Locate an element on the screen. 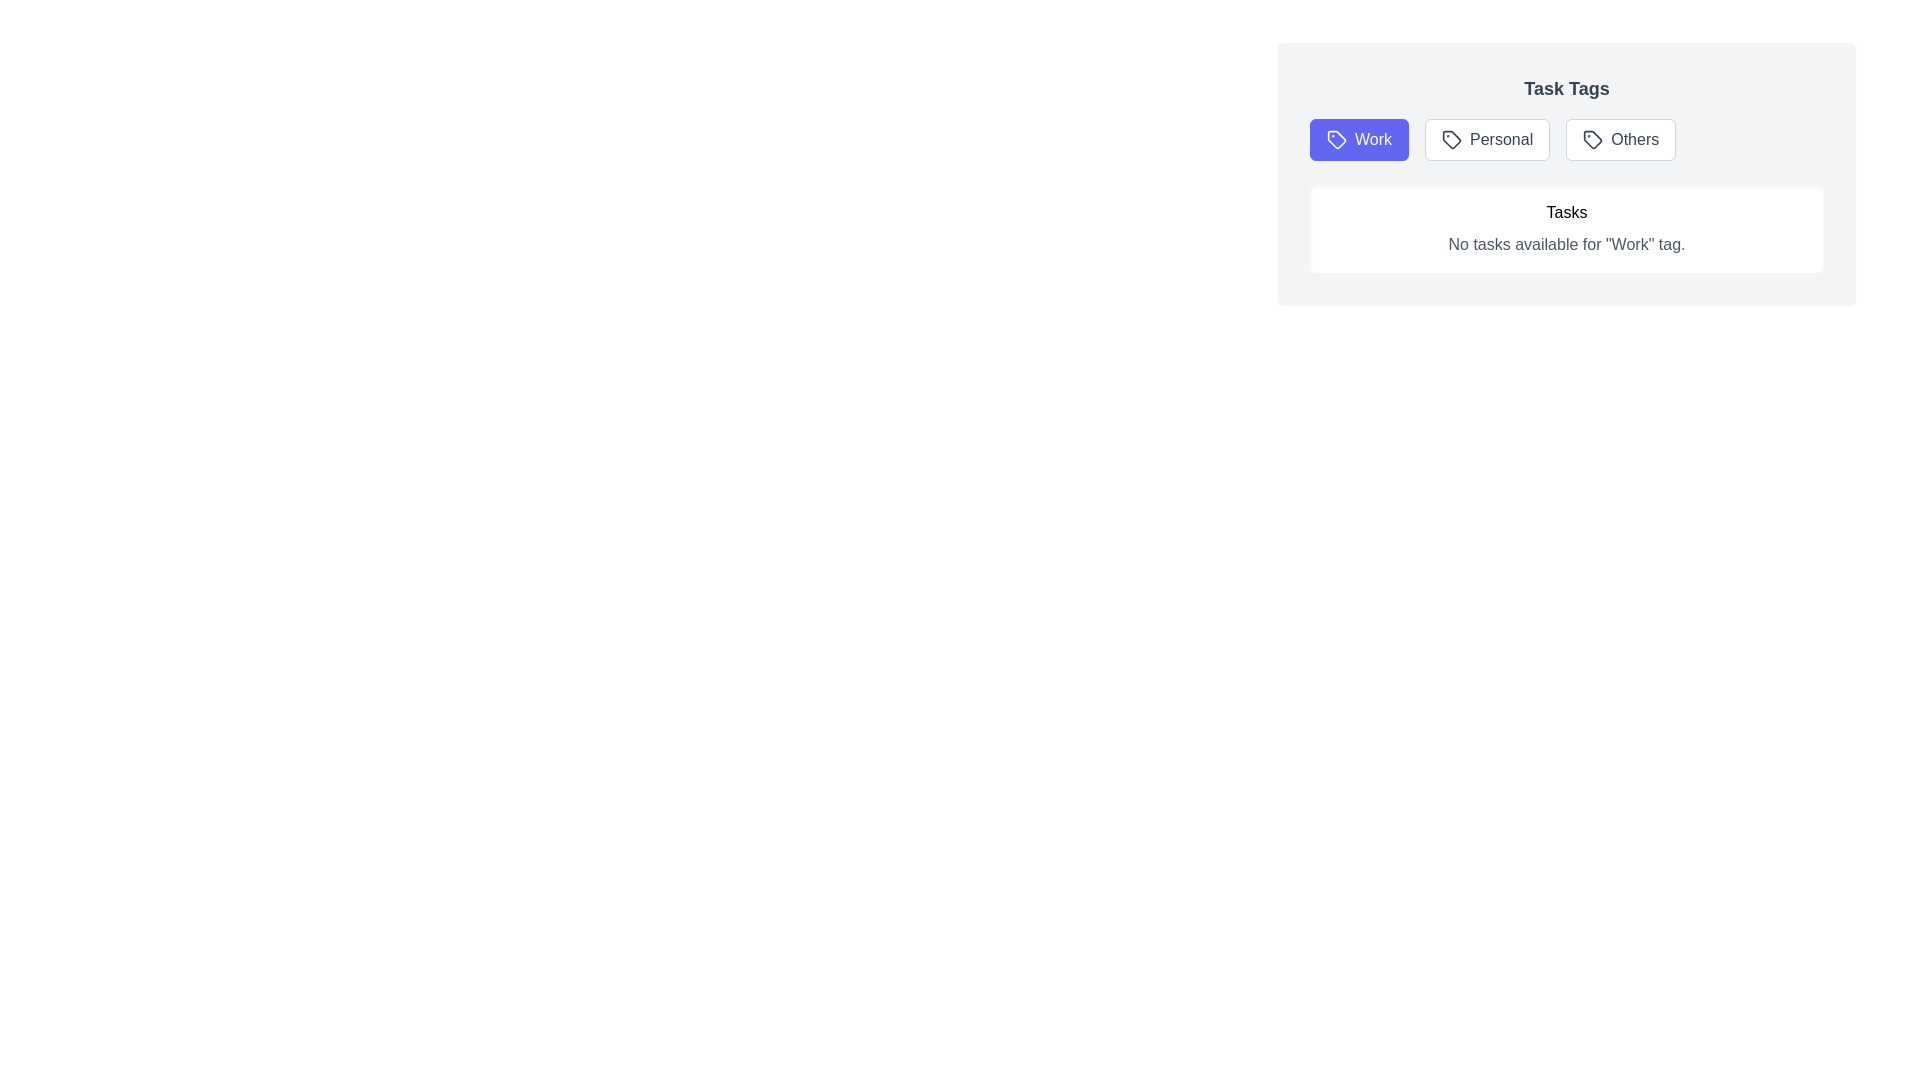 The width and height of the screenshot is (1920, 1080). the button labeled 'Others' with a tag icon on the left to filter items by the 'Others' tag is located at coordinates (1621, 138).